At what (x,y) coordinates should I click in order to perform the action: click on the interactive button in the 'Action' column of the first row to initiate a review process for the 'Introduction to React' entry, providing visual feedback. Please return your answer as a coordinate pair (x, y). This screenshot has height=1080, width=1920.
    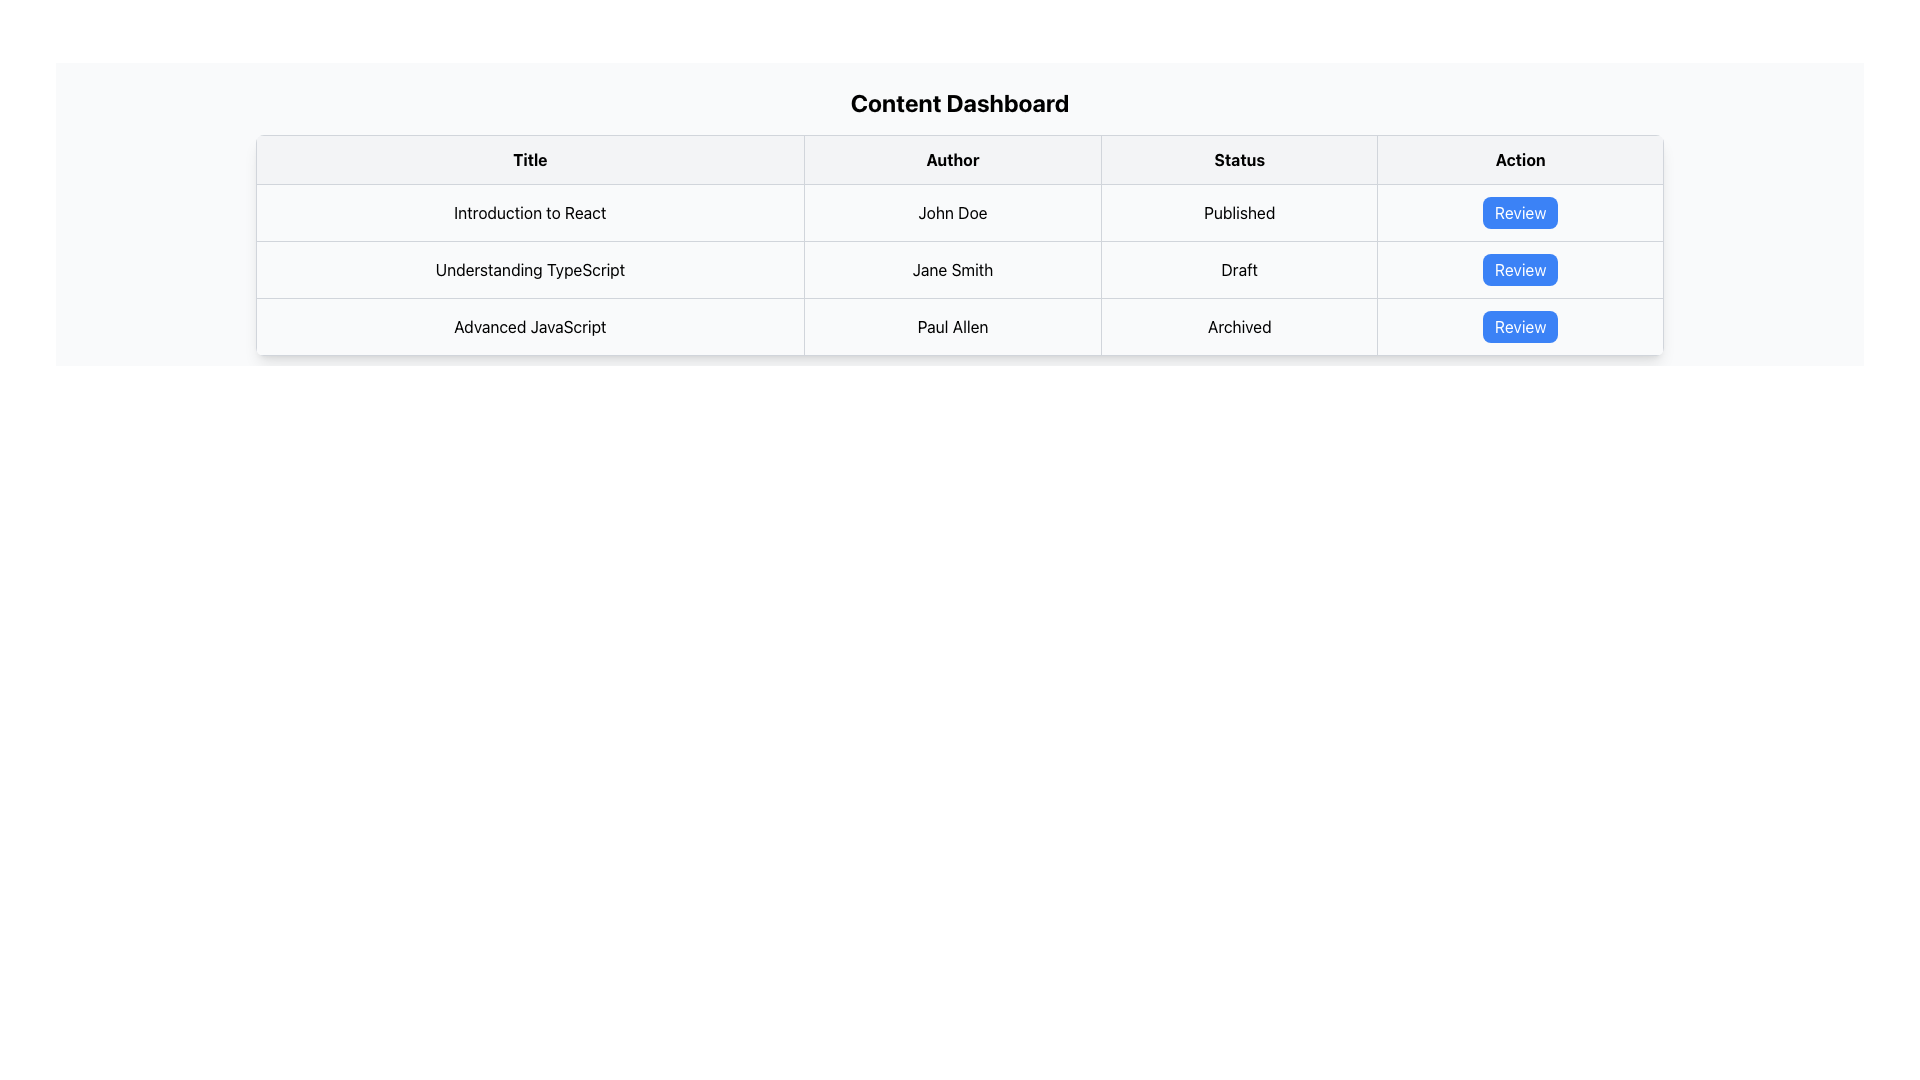
    Looking at the image, I should click on (1520, 212).